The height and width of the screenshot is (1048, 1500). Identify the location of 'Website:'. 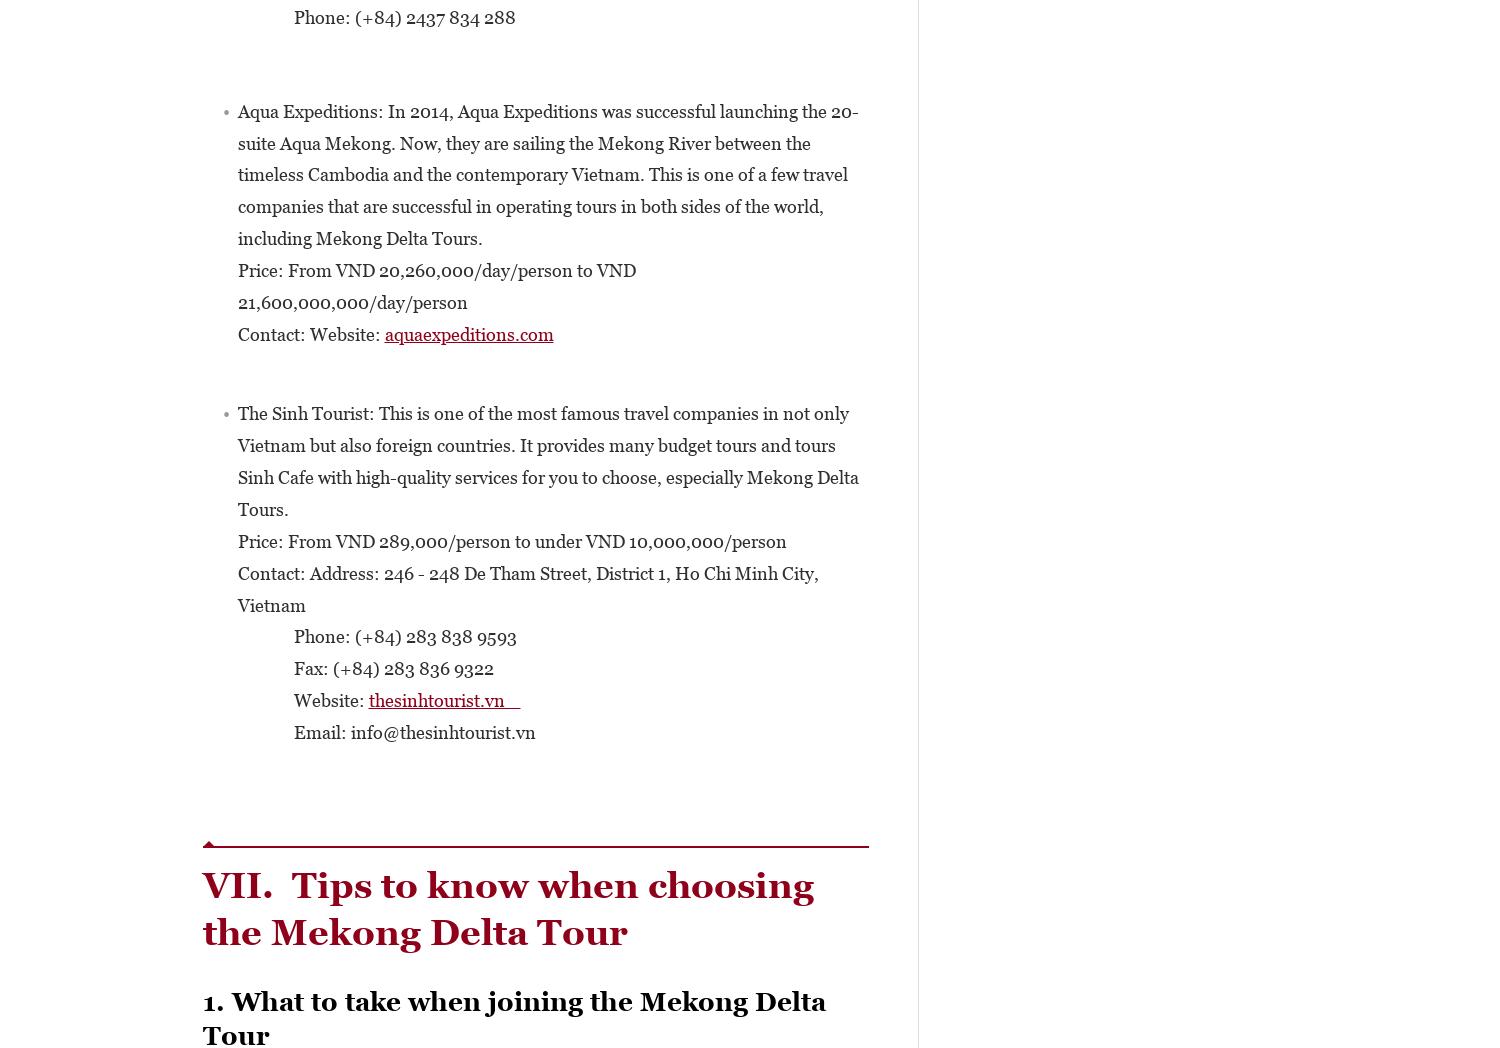
(302, 699).